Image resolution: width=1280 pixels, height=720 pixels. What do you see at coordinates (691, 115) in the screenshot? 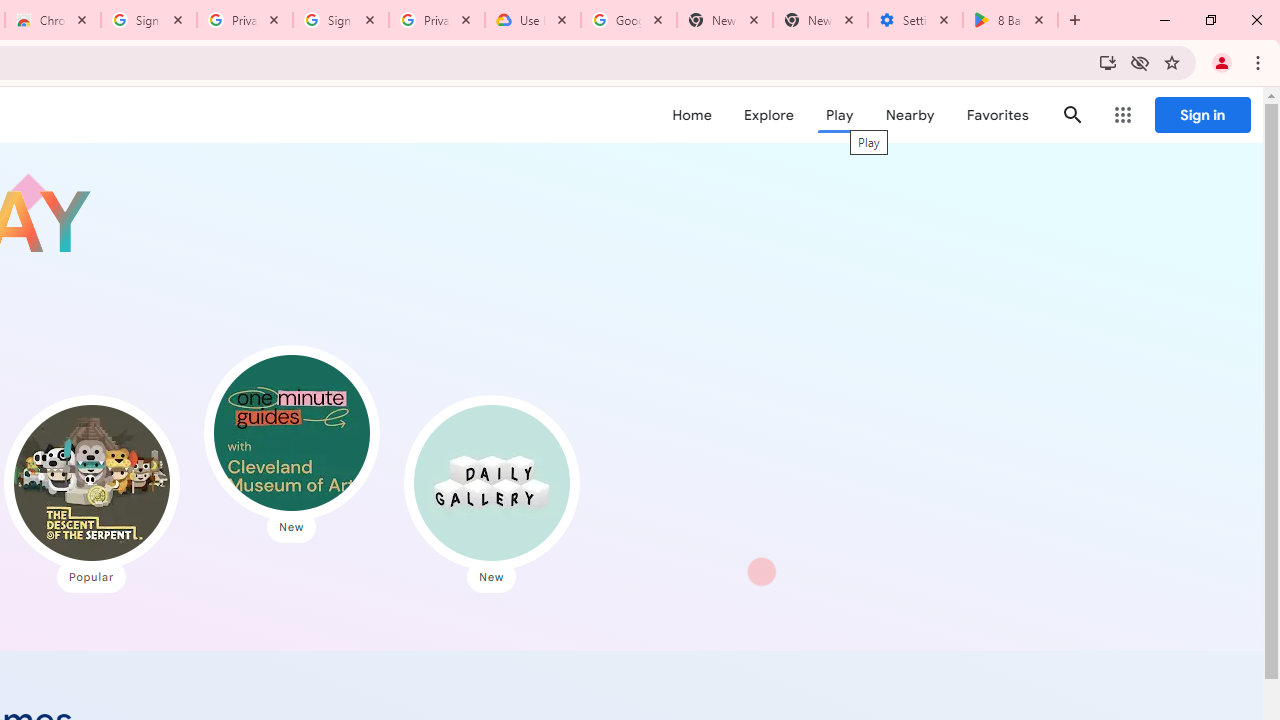
I see `'Home'` at bounding box center [691, 115].